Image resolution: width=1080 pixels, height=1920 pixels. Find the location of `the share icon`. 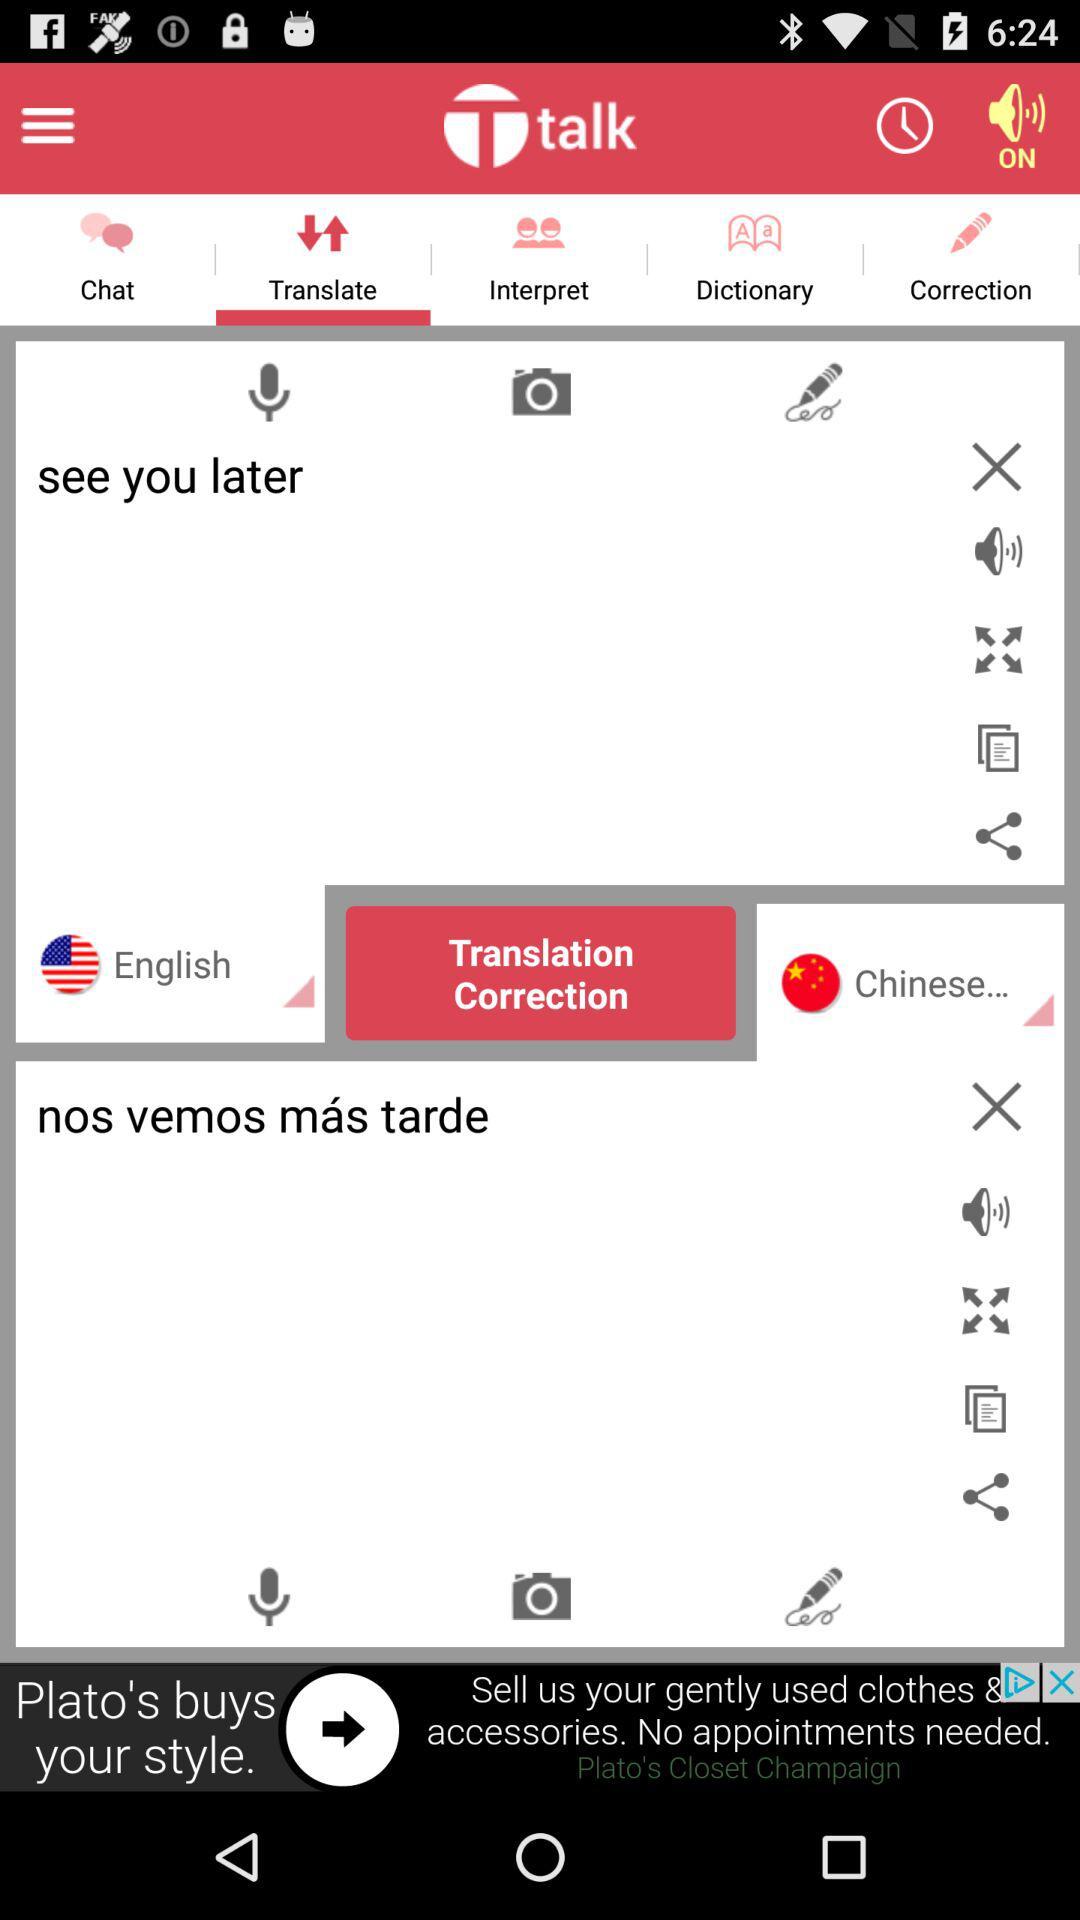

the share icon is located at coordinates (998, 893).